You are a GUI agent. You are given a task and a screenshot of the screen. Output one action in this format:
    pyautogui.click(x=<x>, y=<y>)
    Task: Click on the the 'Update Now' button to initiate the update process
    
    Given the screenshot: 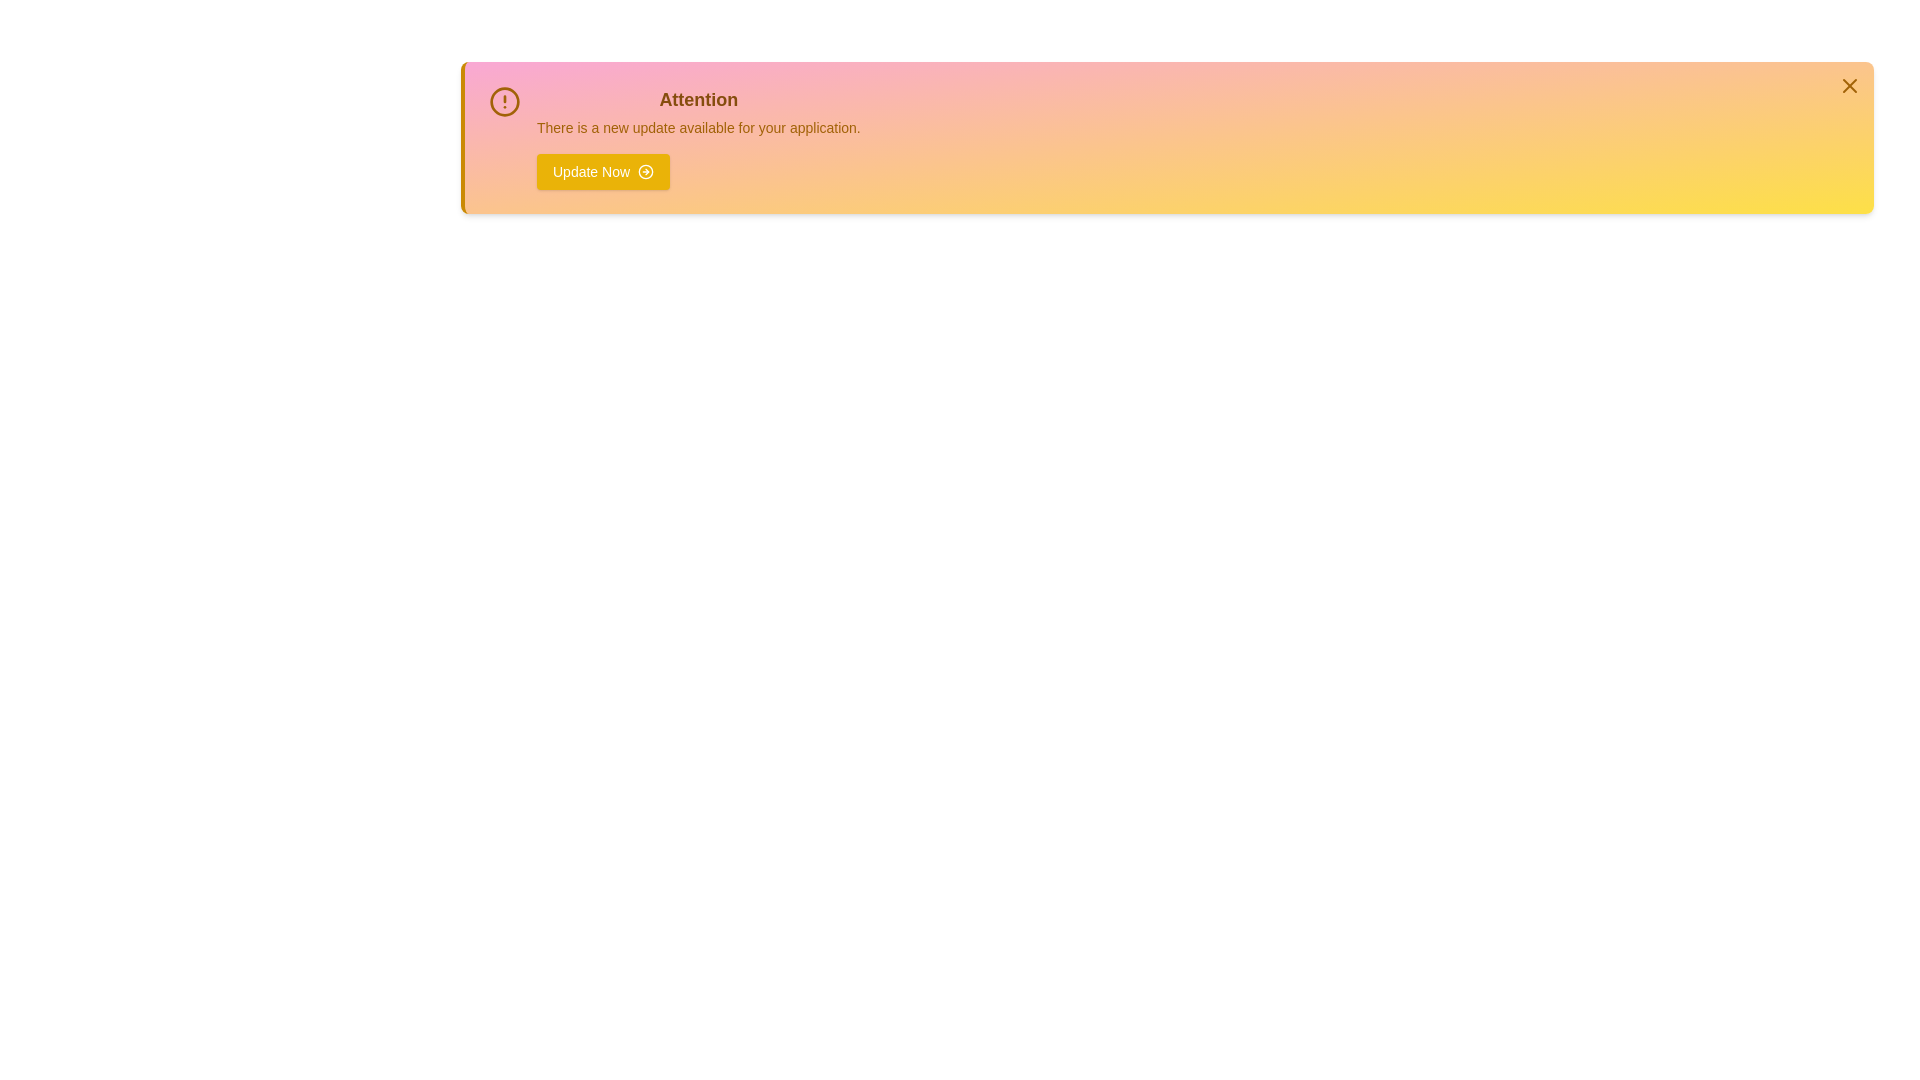 What is the action you would take?
    pyautogui.click(x=602, y=171)
    